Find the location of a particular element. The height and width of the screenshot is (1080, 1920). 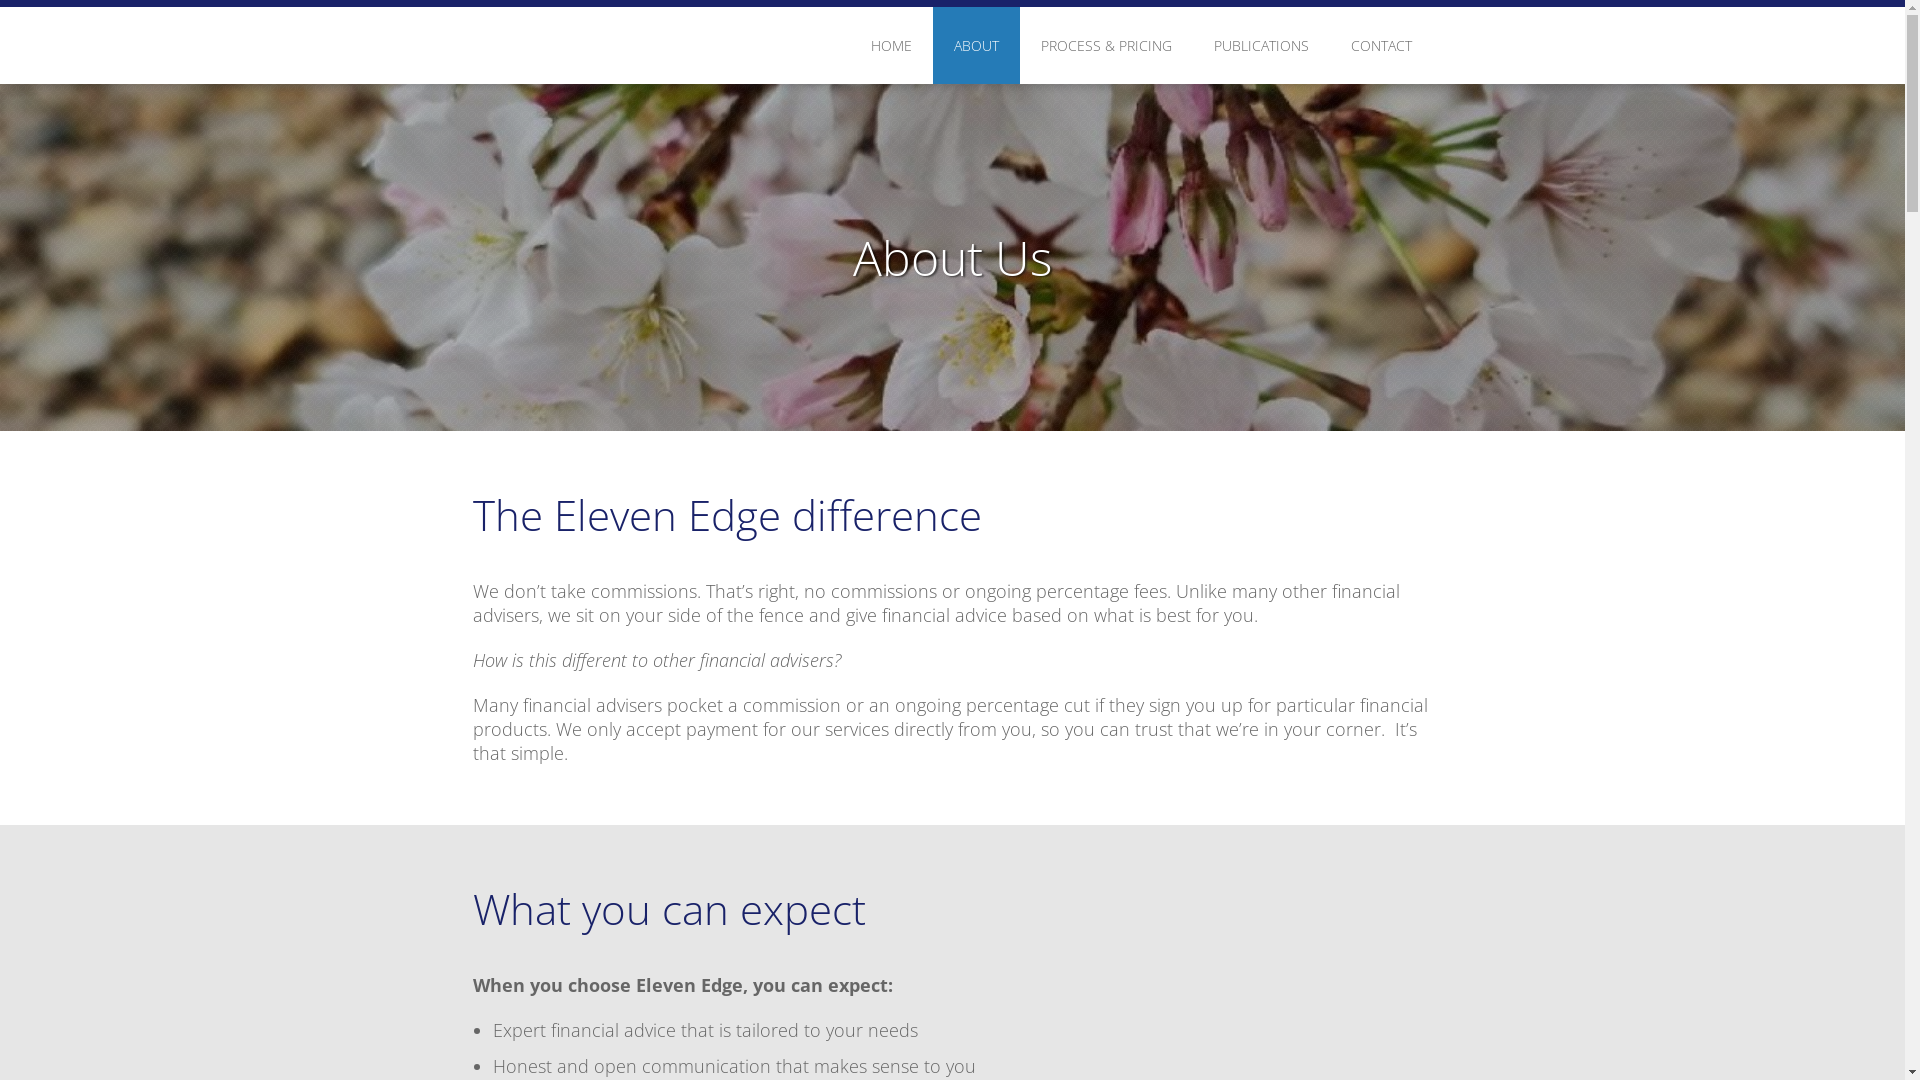

'CONTACT' is located at coordinates (1380, 45).